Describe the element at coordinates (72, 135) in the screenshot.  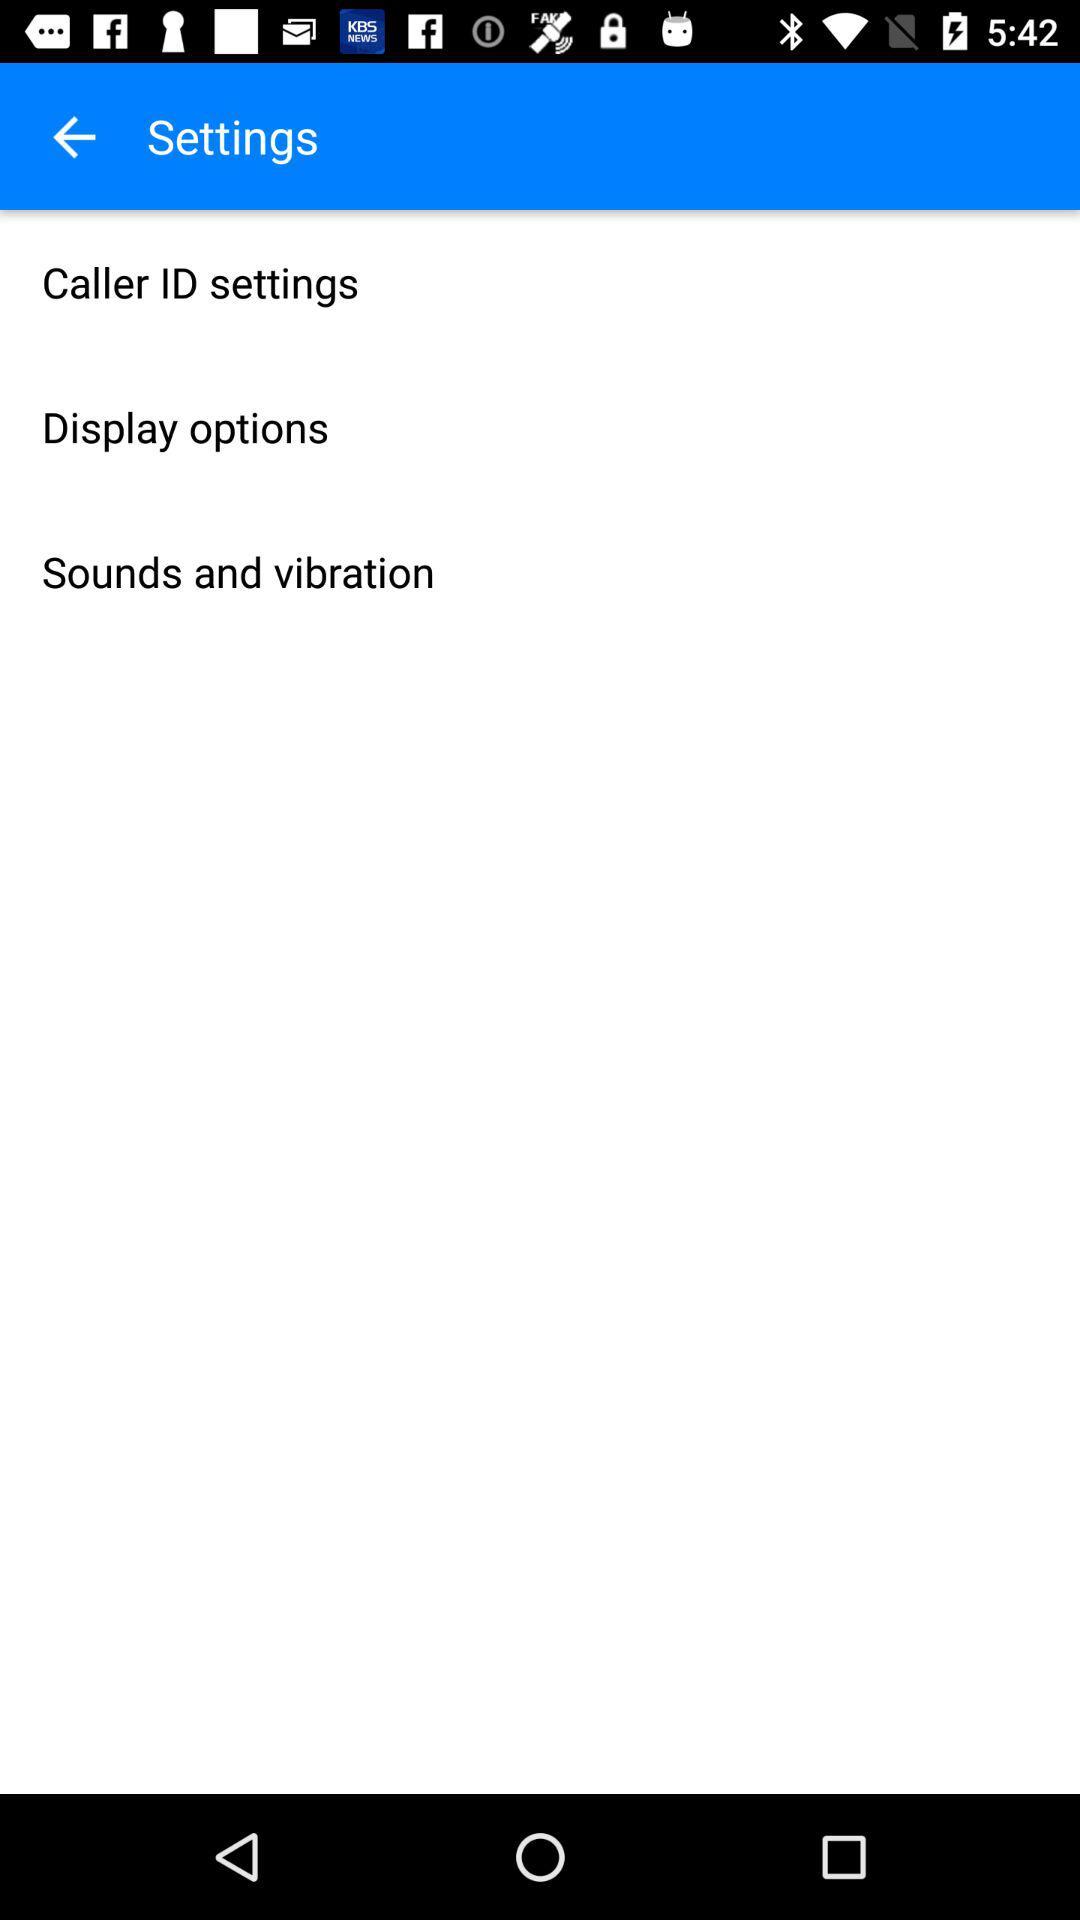
I see `icon above caller id settings` at that location.